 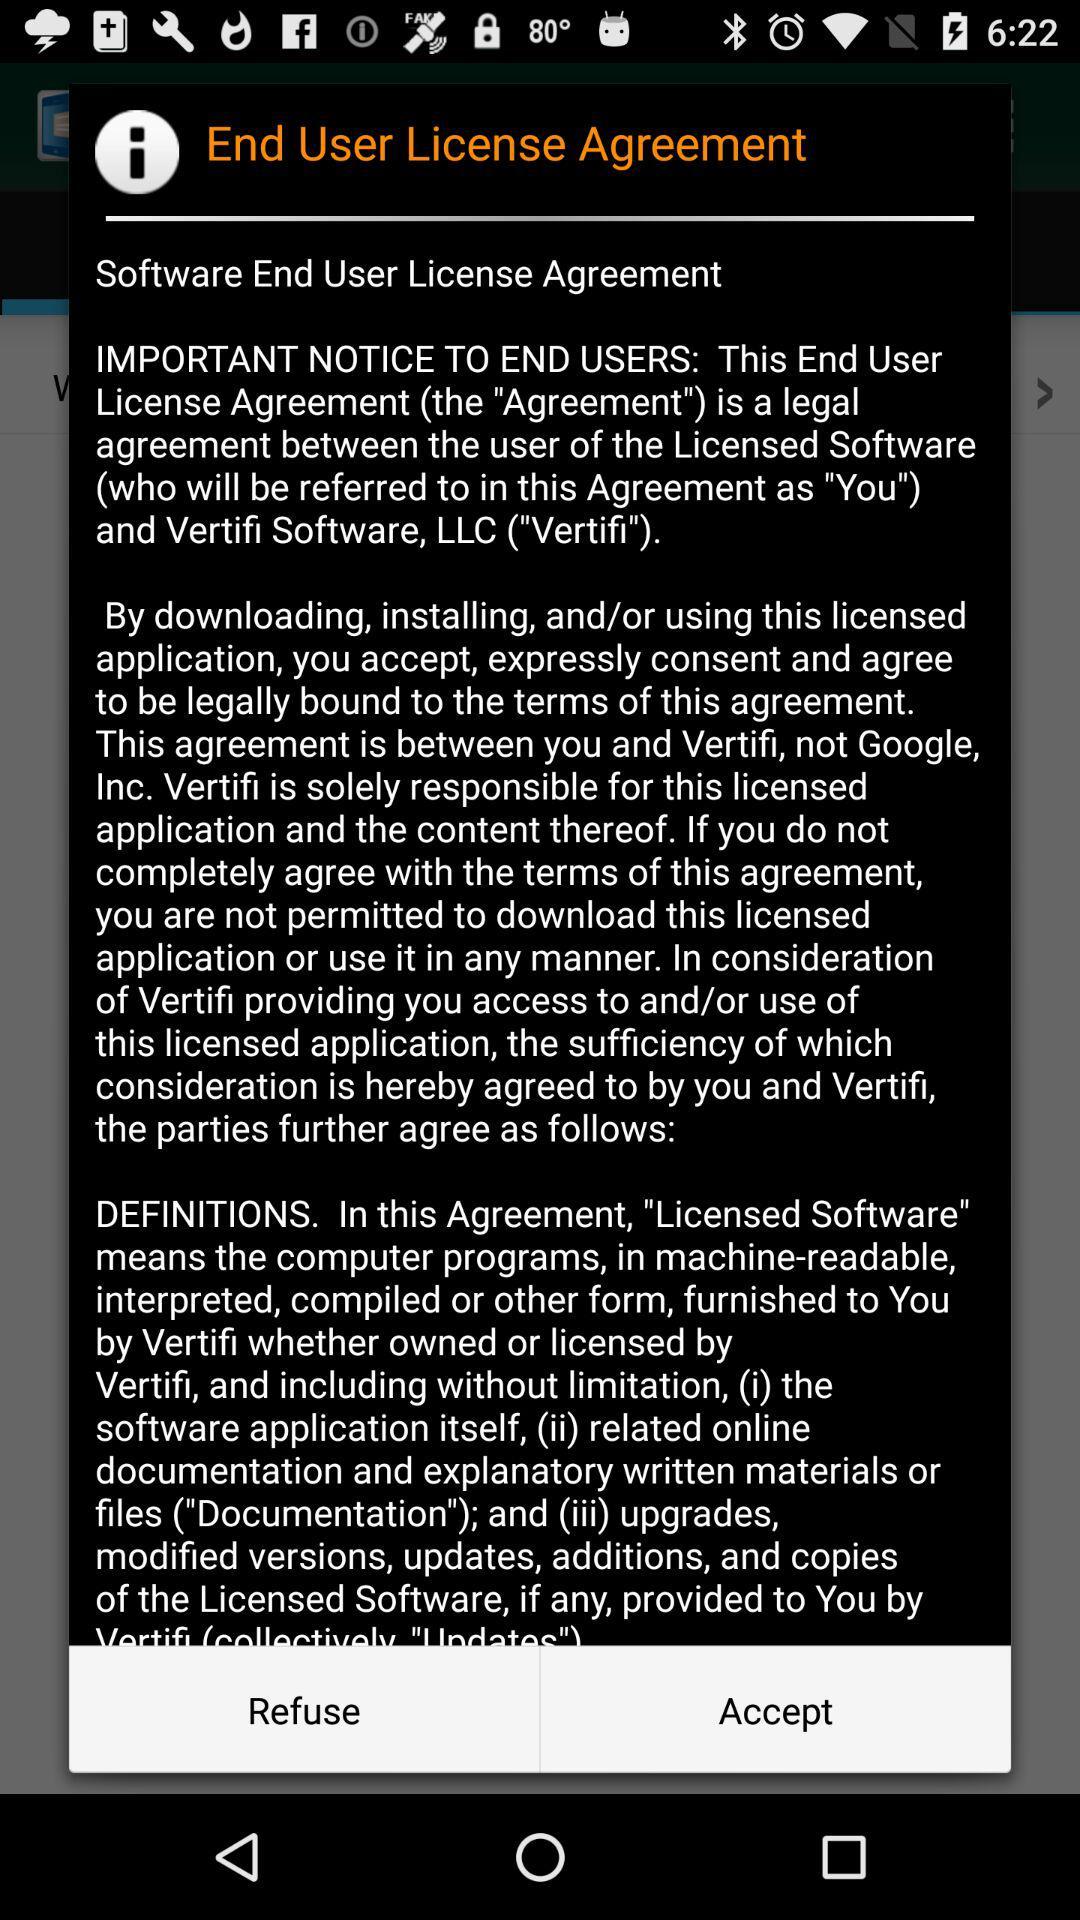 What do you see at coordinates (774, 1708) in the screenshot?
I see `the accept item` at bounding box center [774, 1708].